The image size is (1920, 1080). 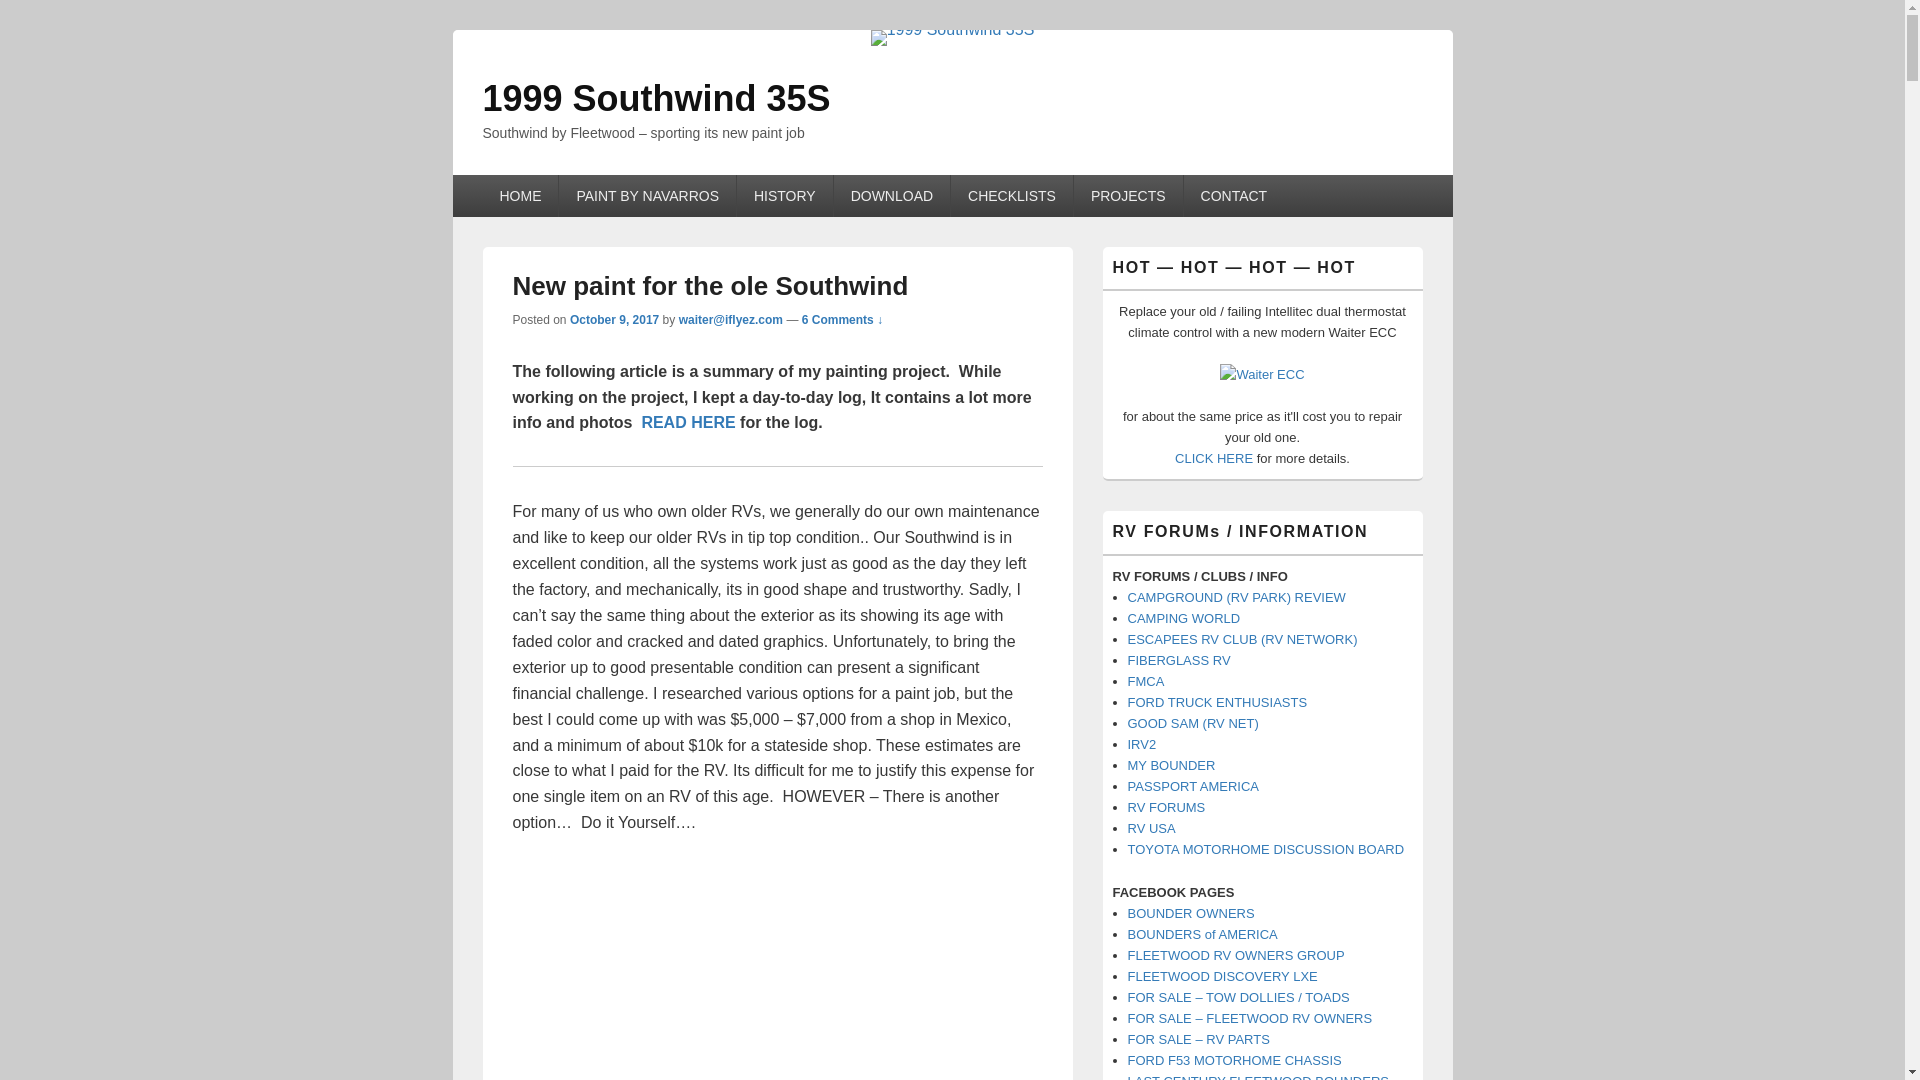 What do you see at coordinates (1142, 744) in the screenshot?
I see `'IRV2'` at bounding box center [1142, 744].